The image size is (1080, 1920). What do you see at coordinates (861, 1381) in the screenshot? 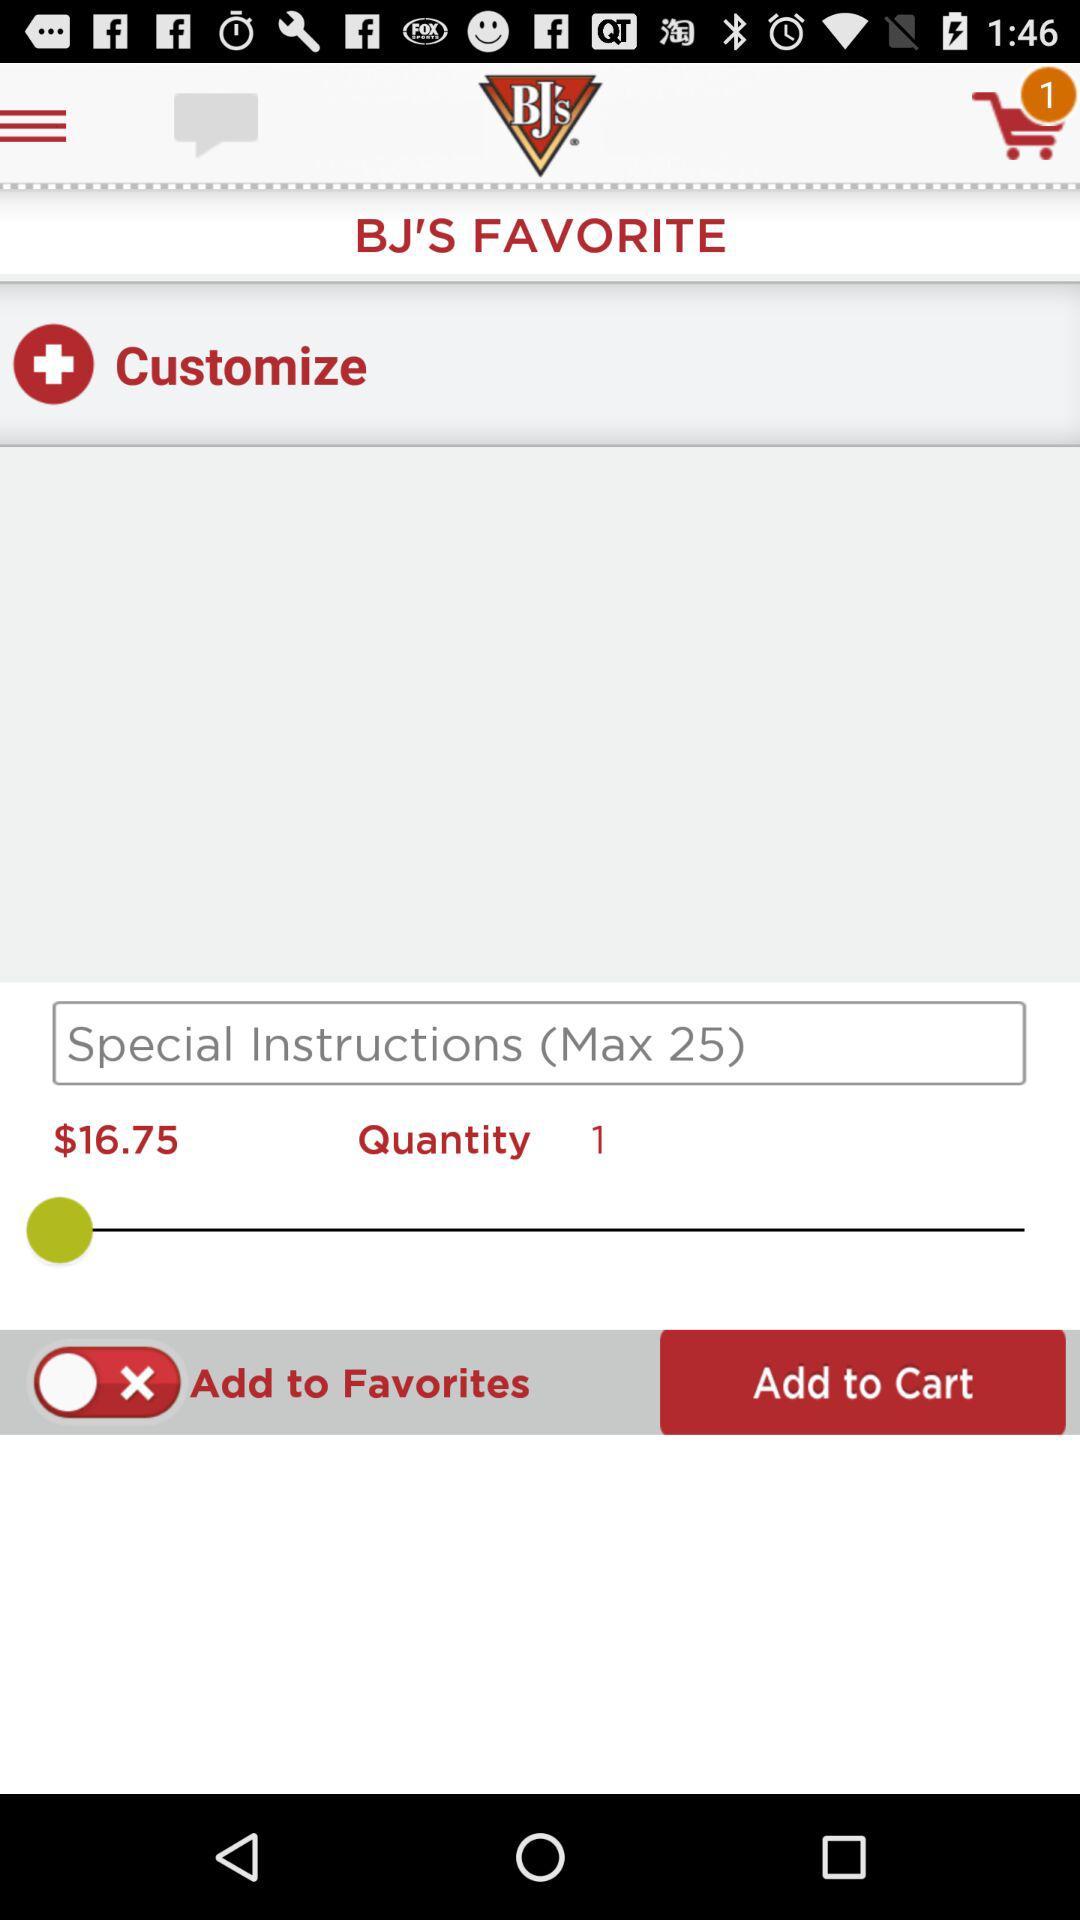
I see `the add to cart` at bounding box center [861, 1381].